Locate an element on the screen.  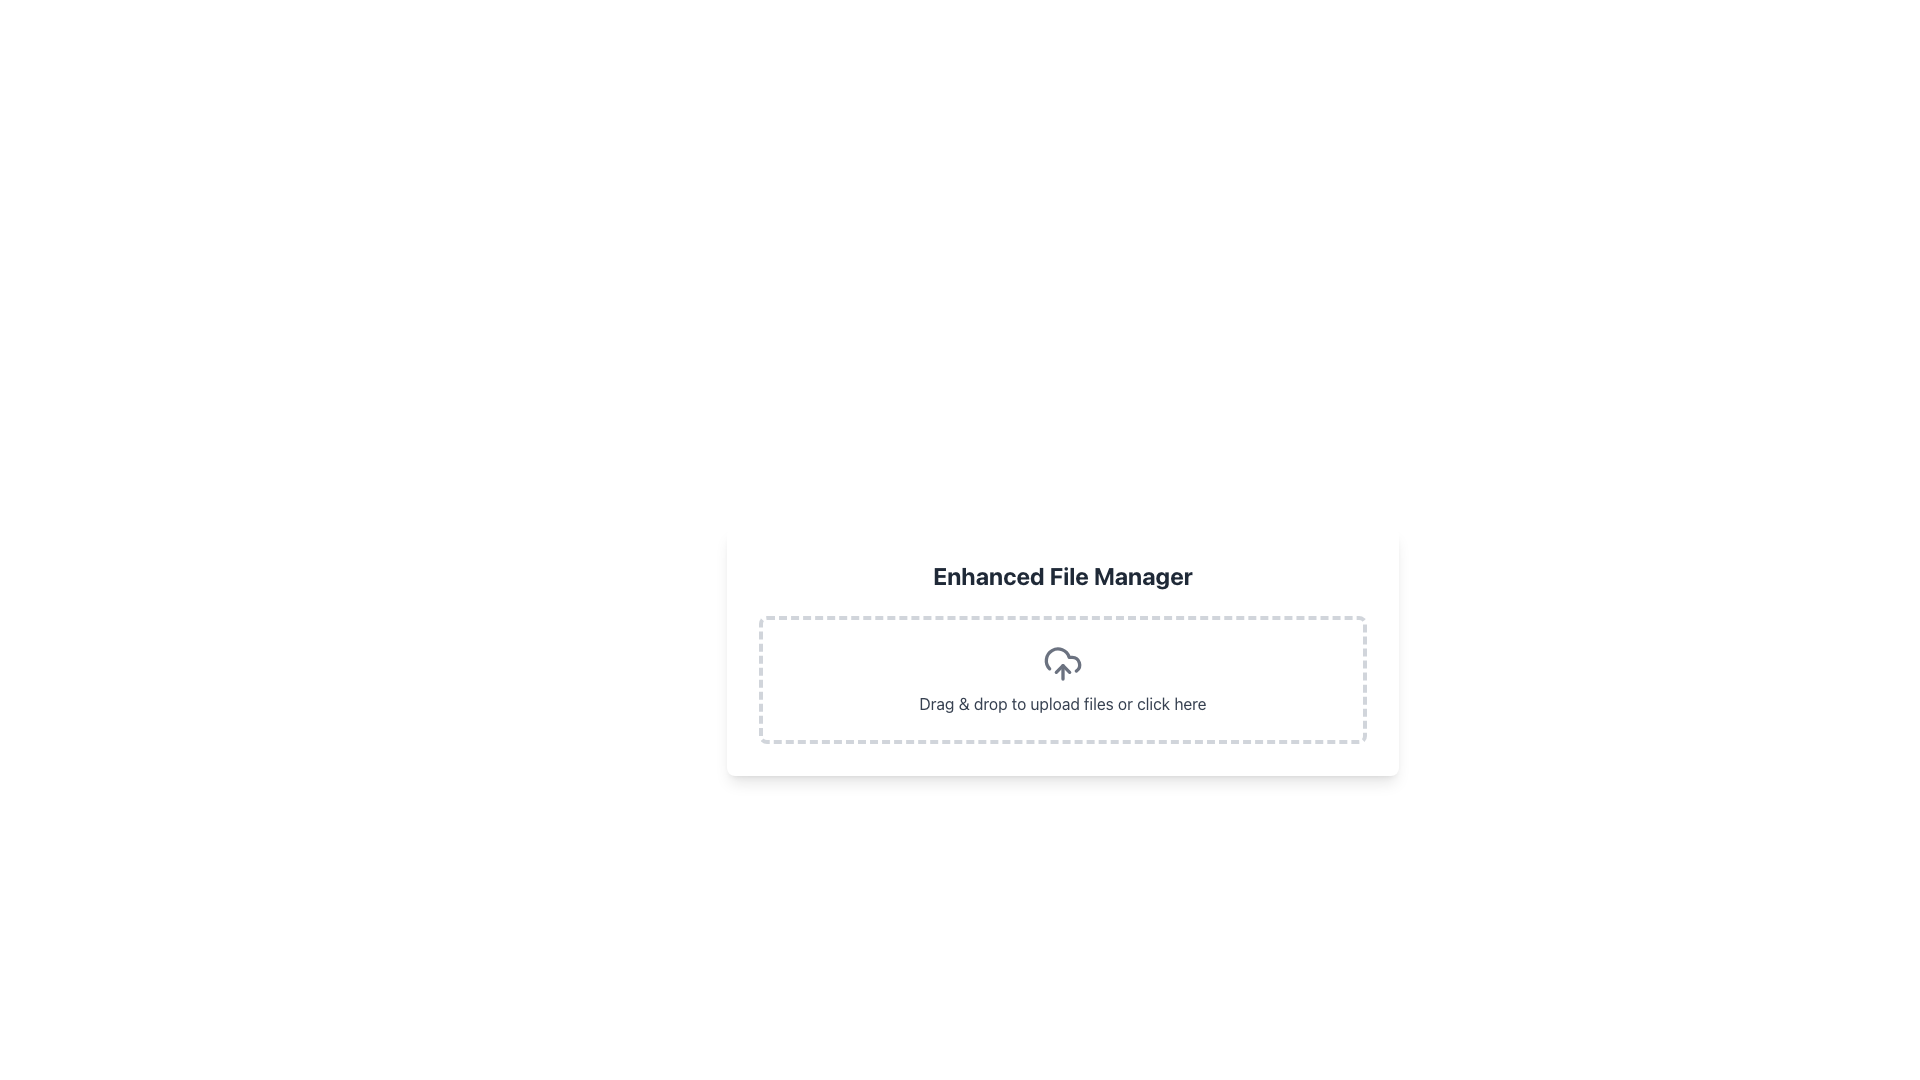
the Interactive File Upload Area with the header 'Enhanced File Manager' is located at coordinates (1061, 671).